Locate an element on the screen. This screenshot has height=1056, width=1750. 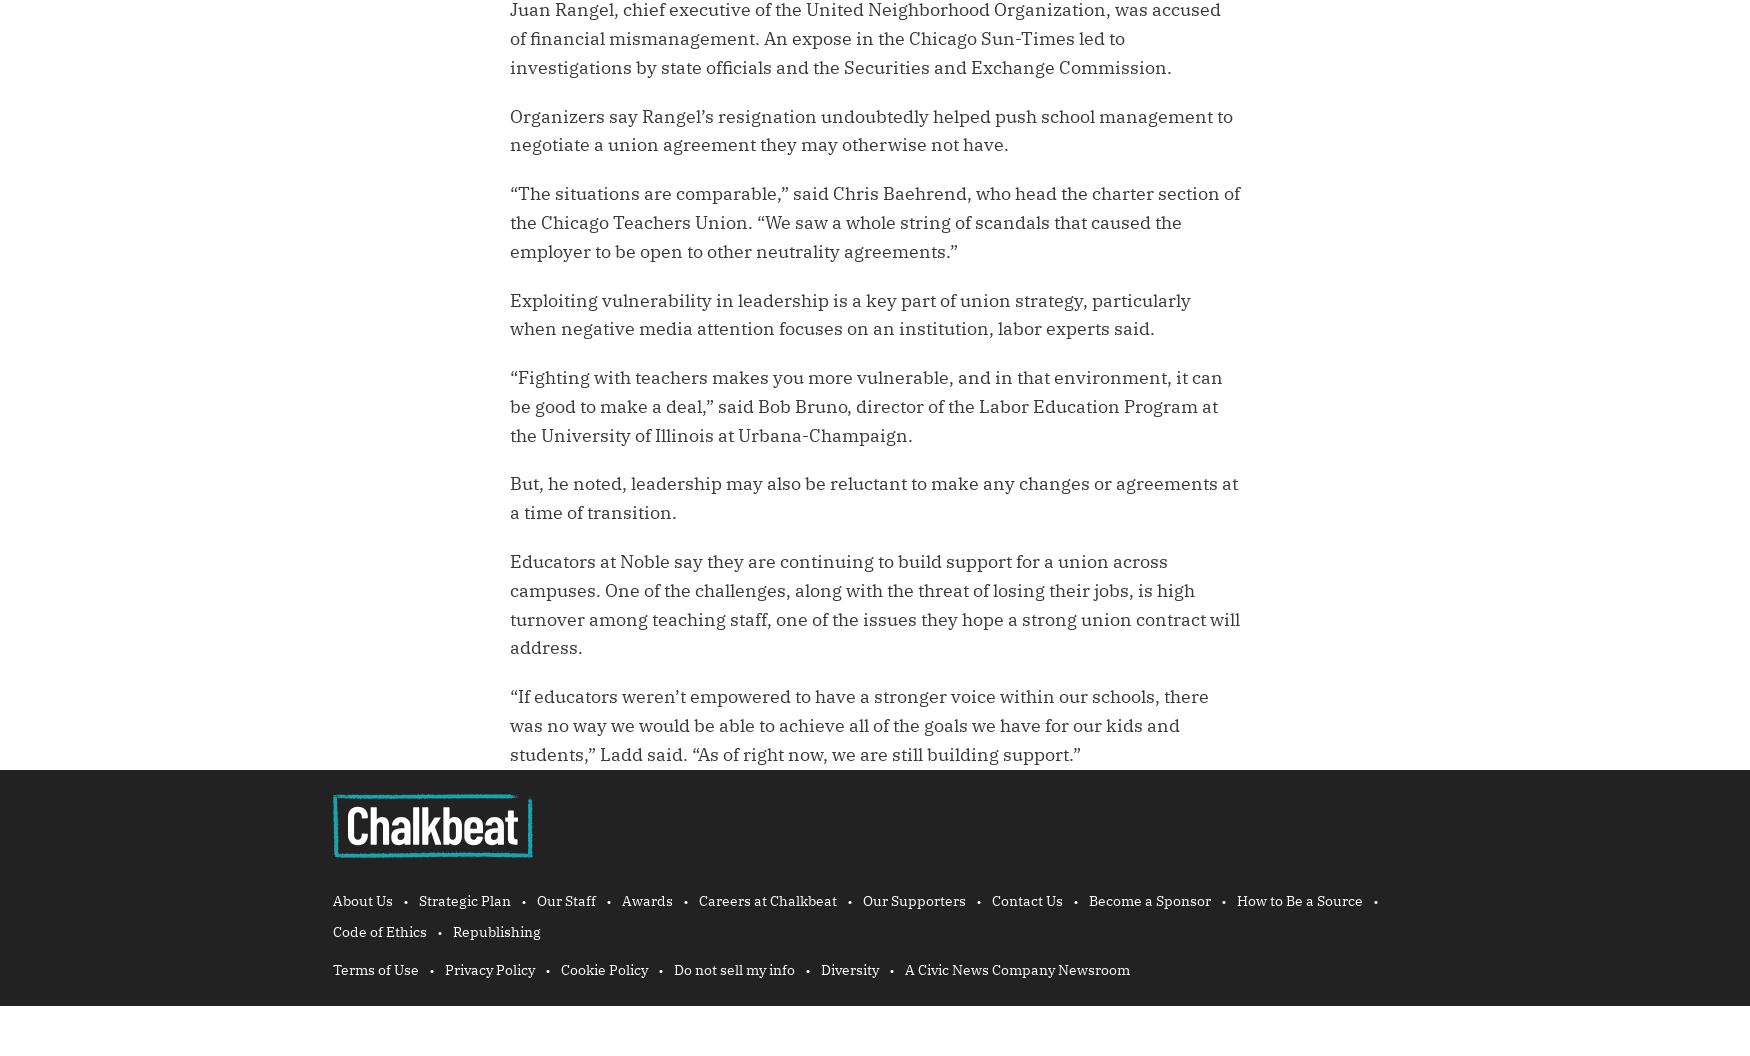
'Cookie Policy' is located at coordinates (604, 970).